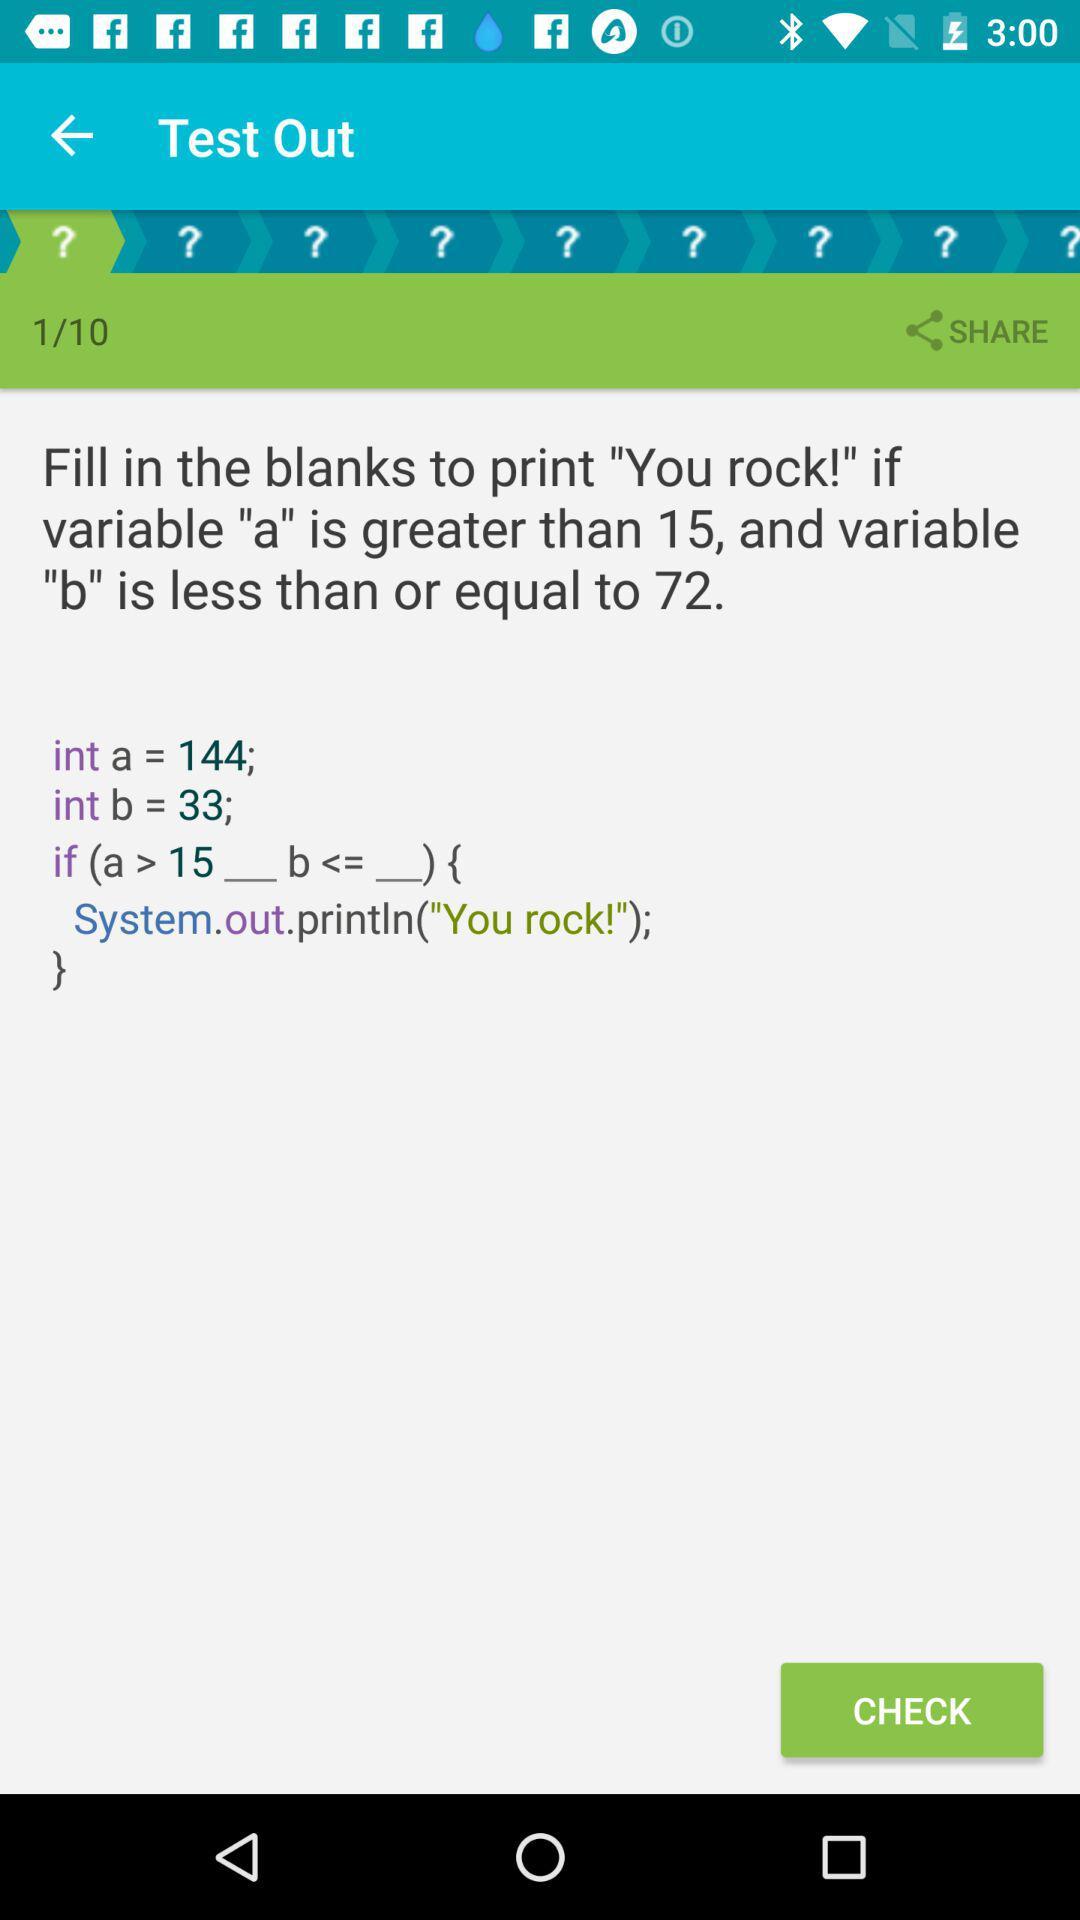 The height and width of the screenshot is (1920, 1080). I want to click on the help icon, so click(1043, 240).